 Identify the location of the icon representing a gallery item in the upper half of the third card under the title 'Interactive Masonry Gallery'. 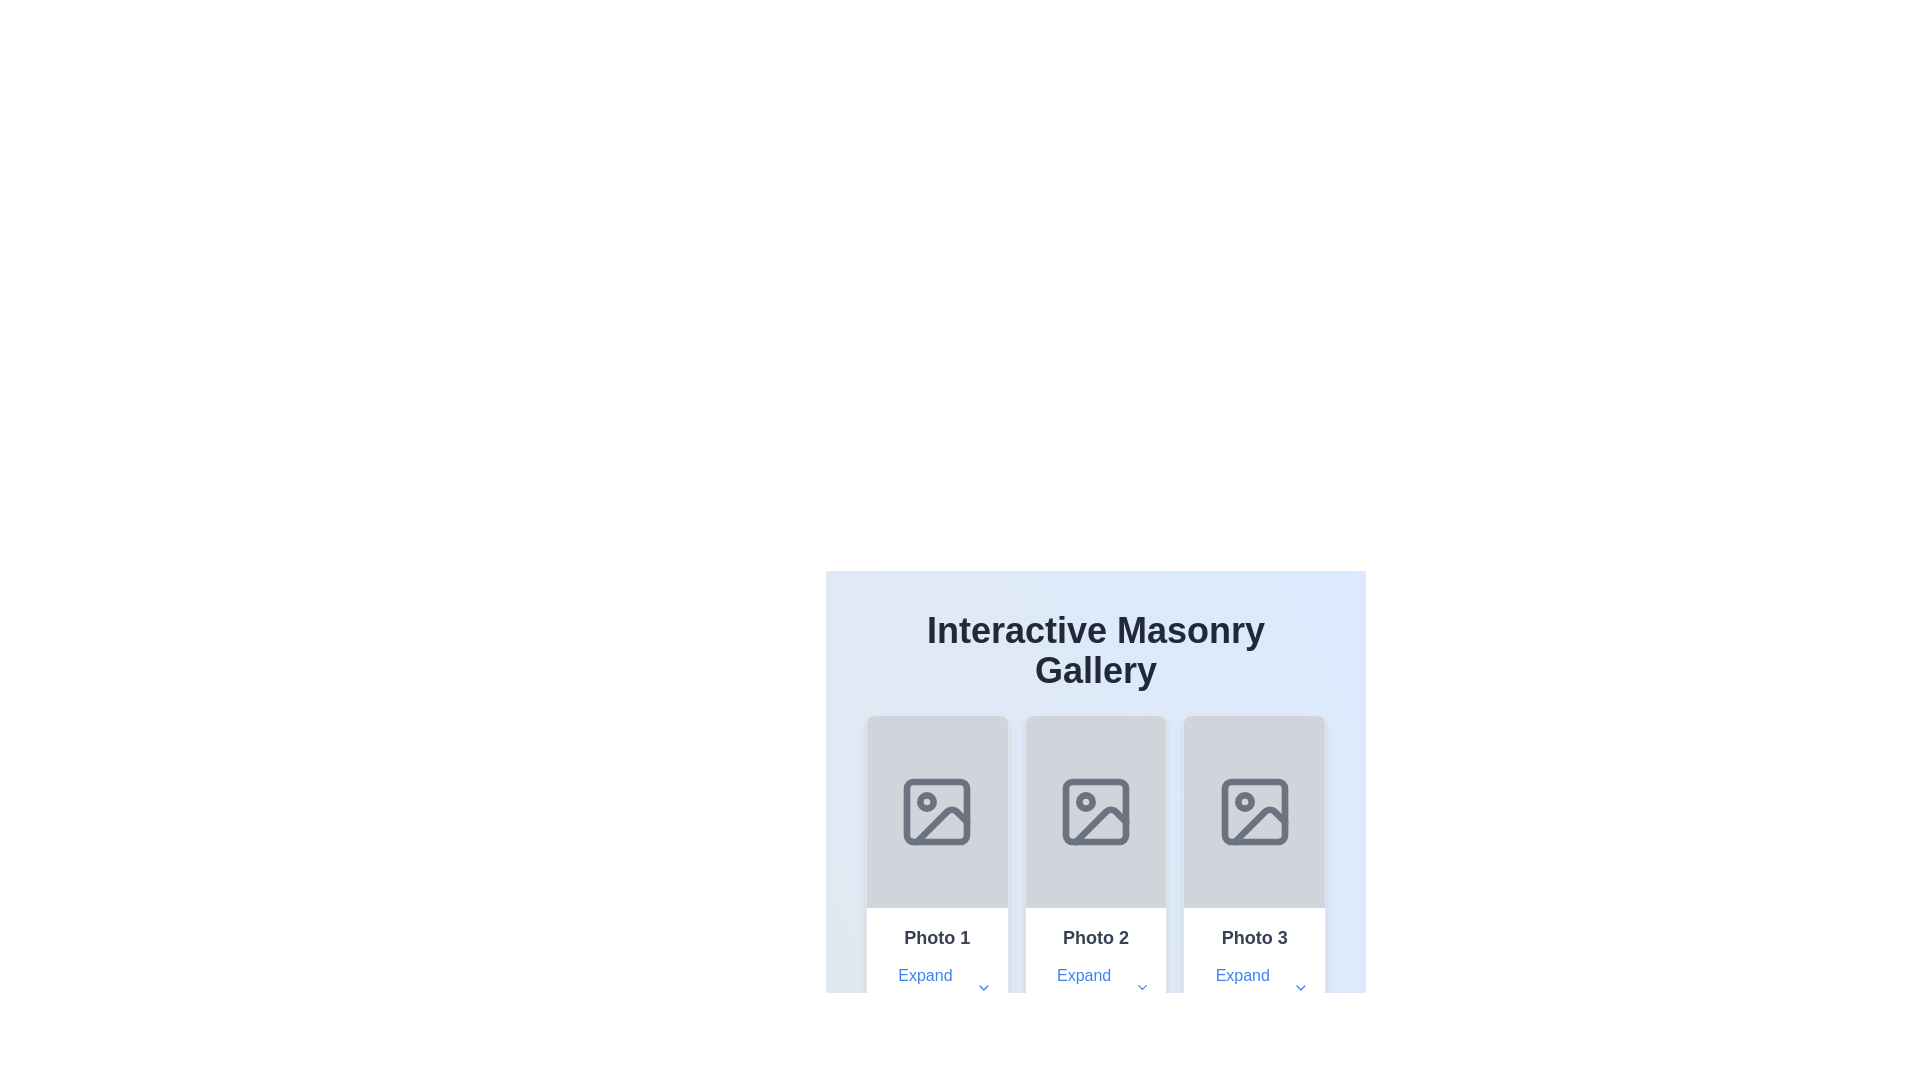
(1253, 812).